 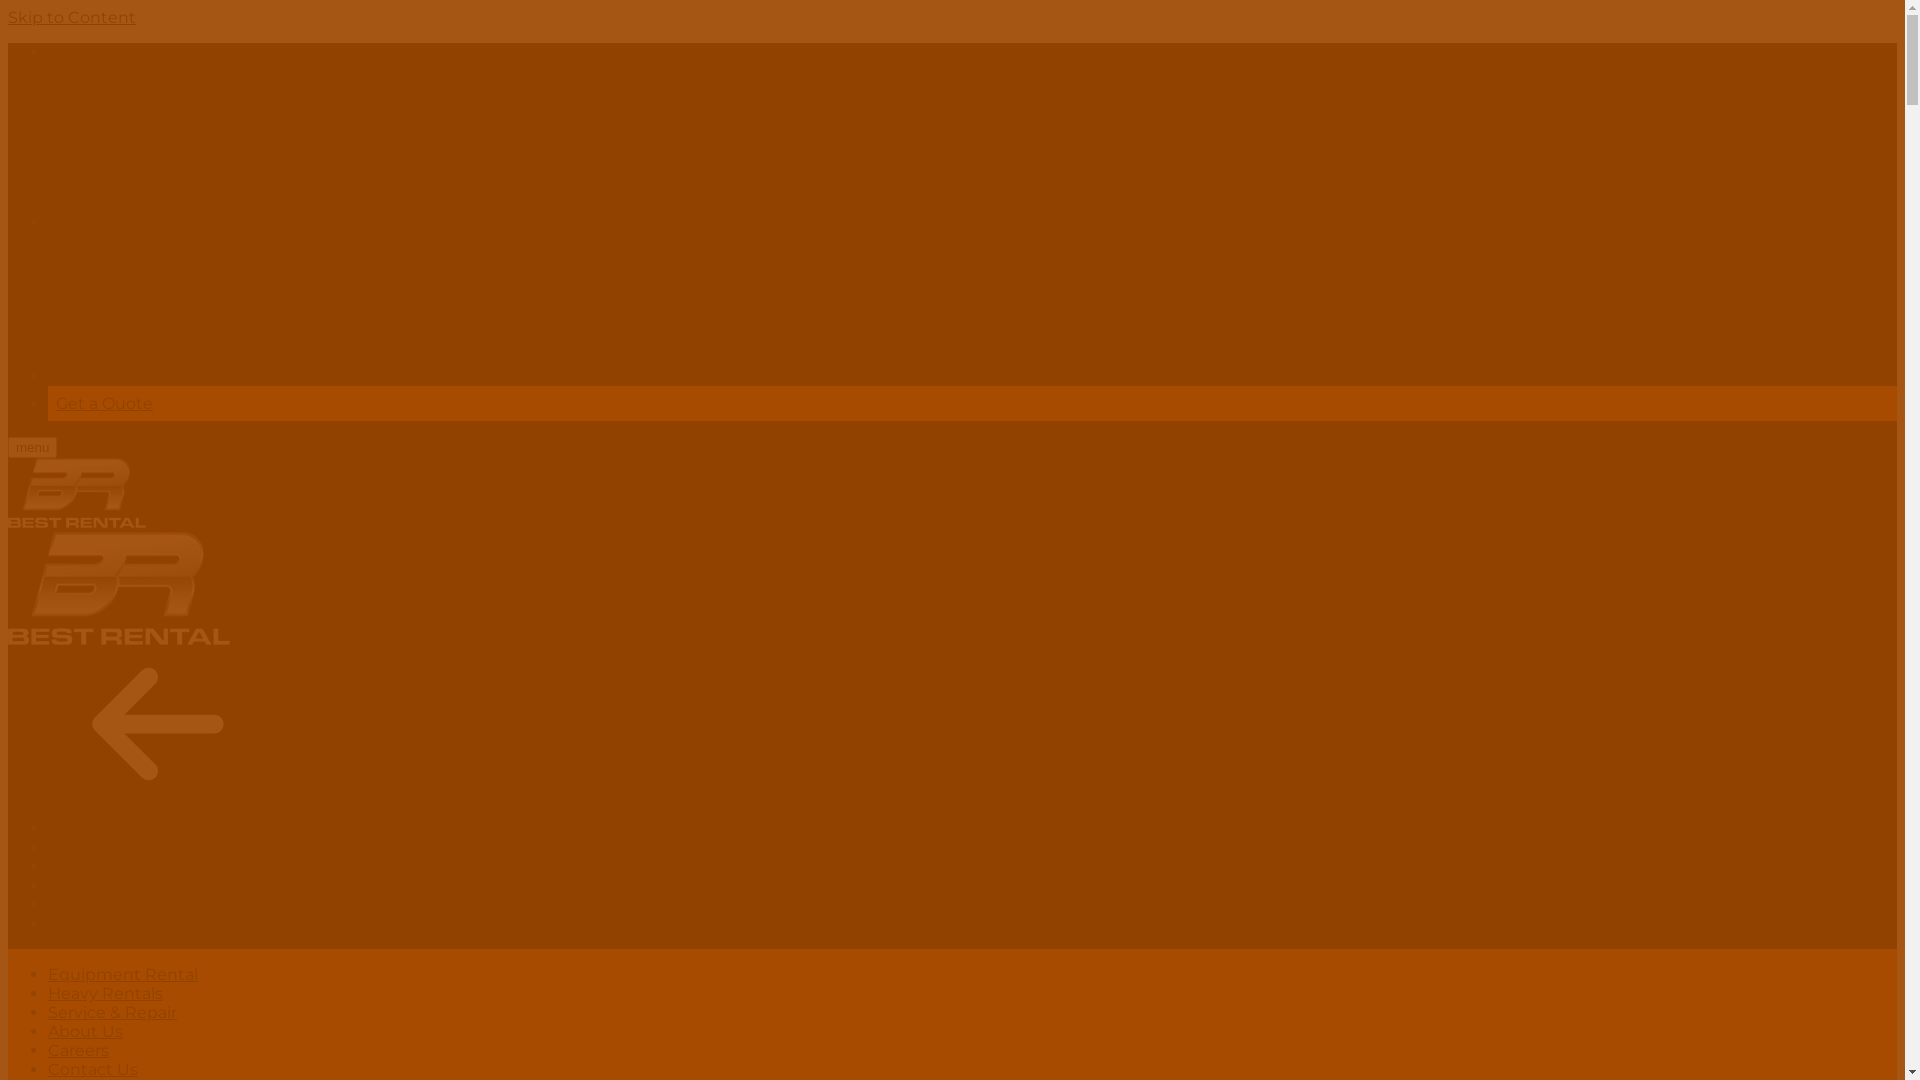 I want to click on 'Heavy Rentals', so click(x=104, y=993).